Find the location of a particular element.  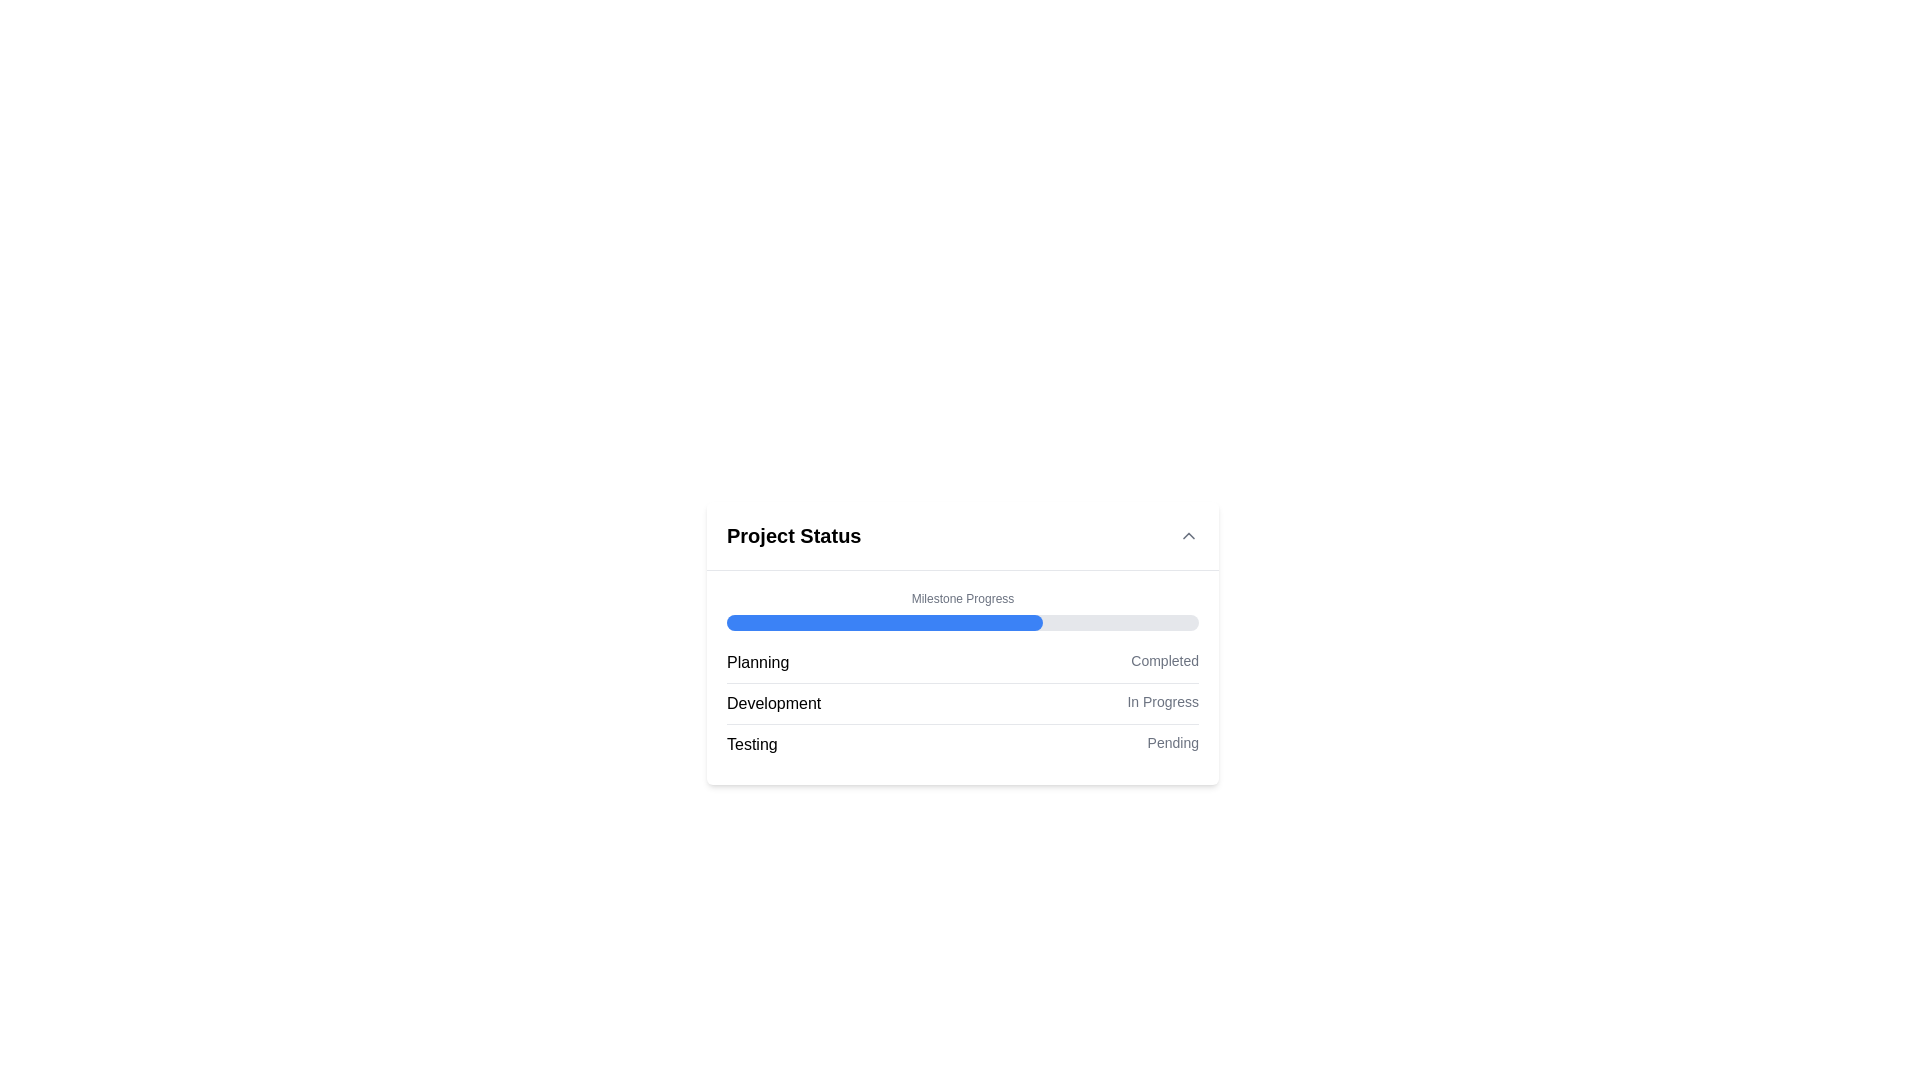

the progress visually by focusing on the horizontal progress bar located below the 'Milestone Progress' label in the 'Project Status' section is located at coordinates (963, 622).